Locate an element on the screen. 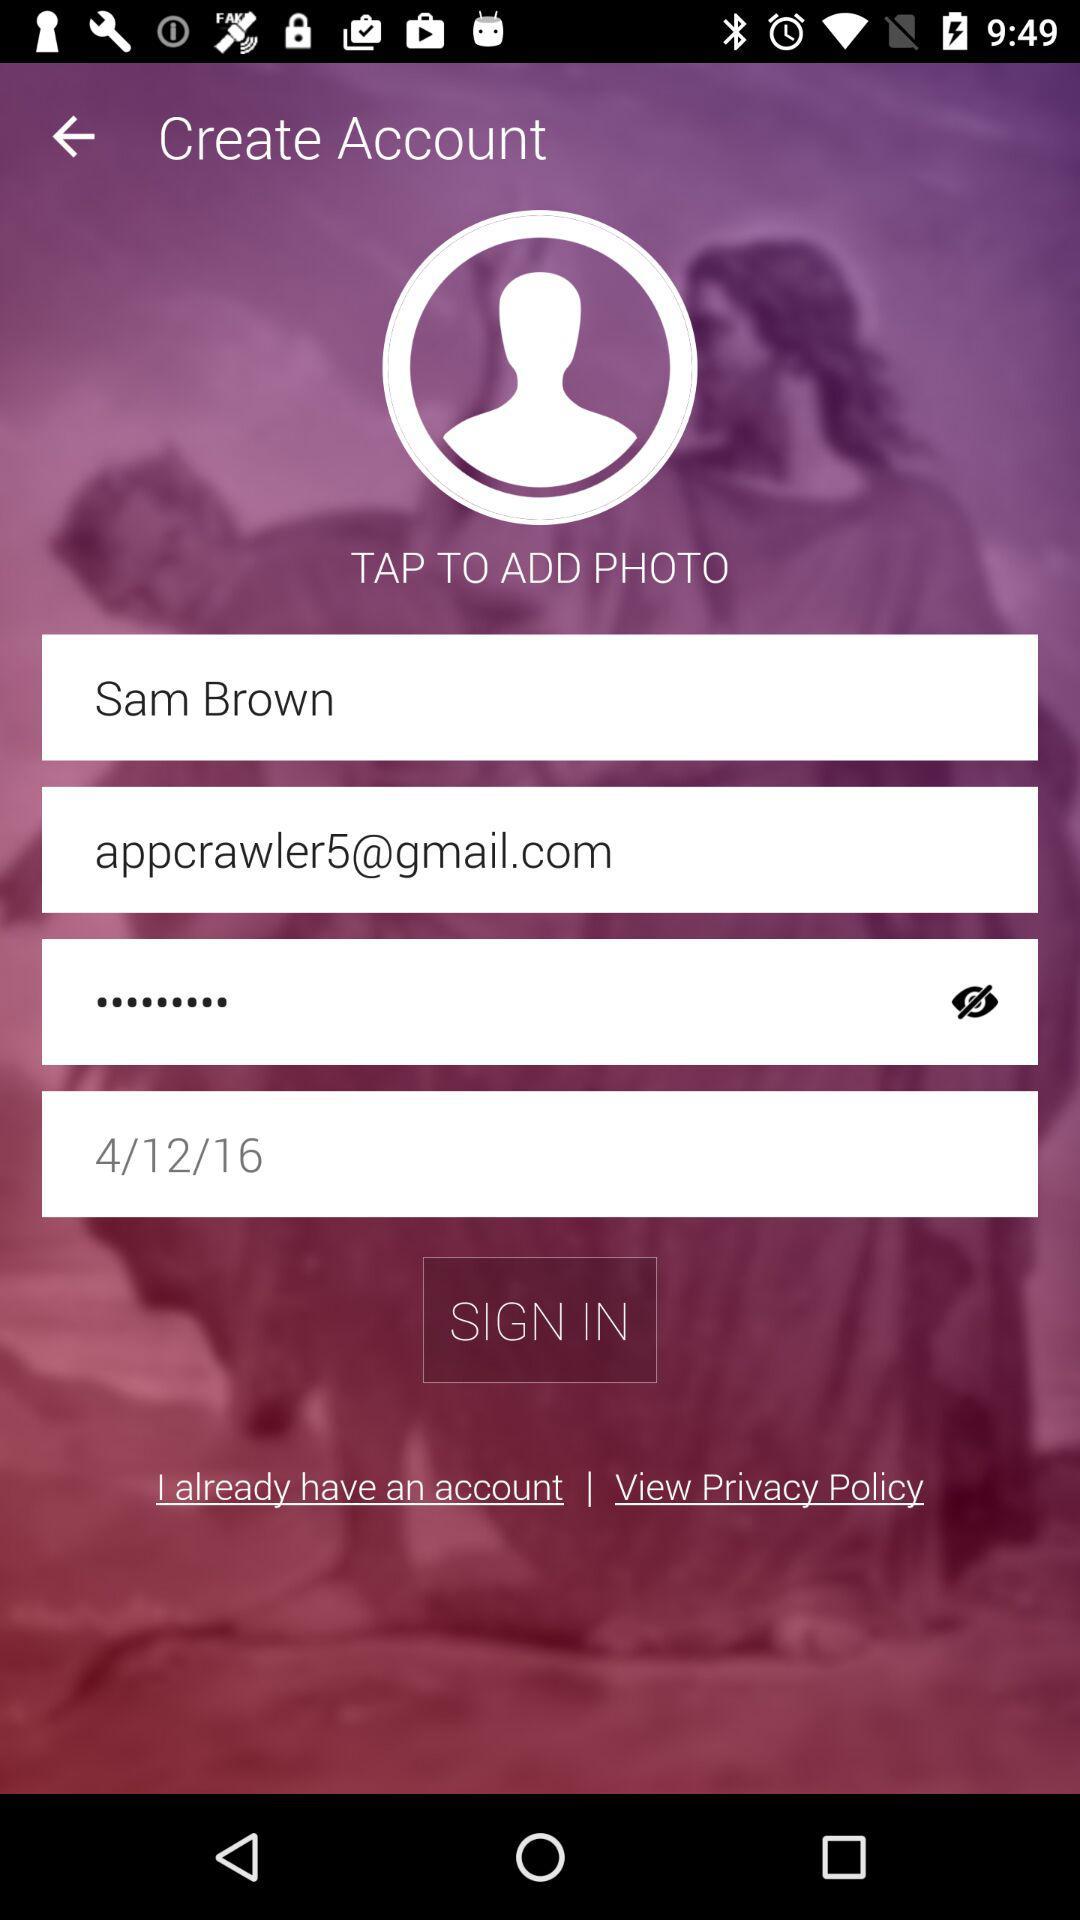 Image resolution: width=1080 pixels, height=1920 pixels. the icon above the 4/12/16 is located at coordinates (477, 1002).